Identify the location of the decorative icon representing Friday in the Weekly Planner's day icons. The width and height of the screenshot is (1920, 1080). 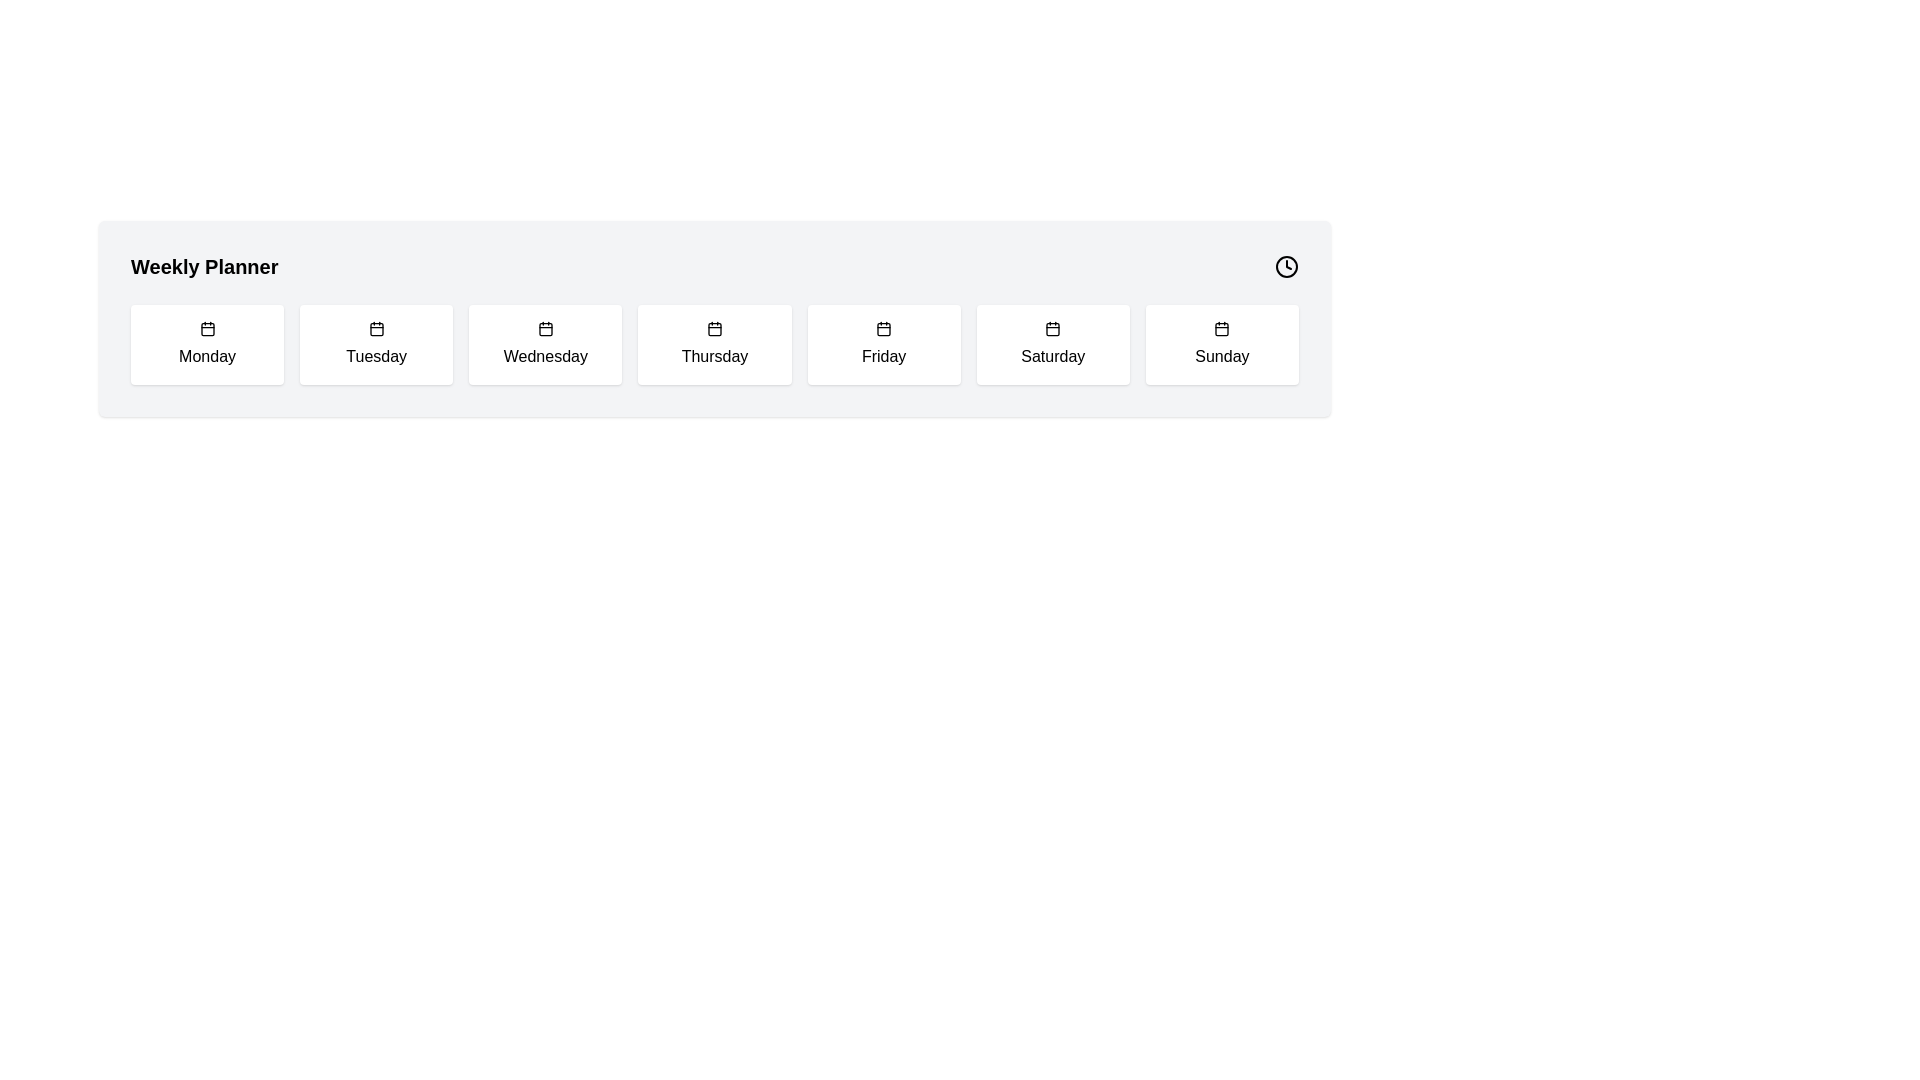
(883, 328).